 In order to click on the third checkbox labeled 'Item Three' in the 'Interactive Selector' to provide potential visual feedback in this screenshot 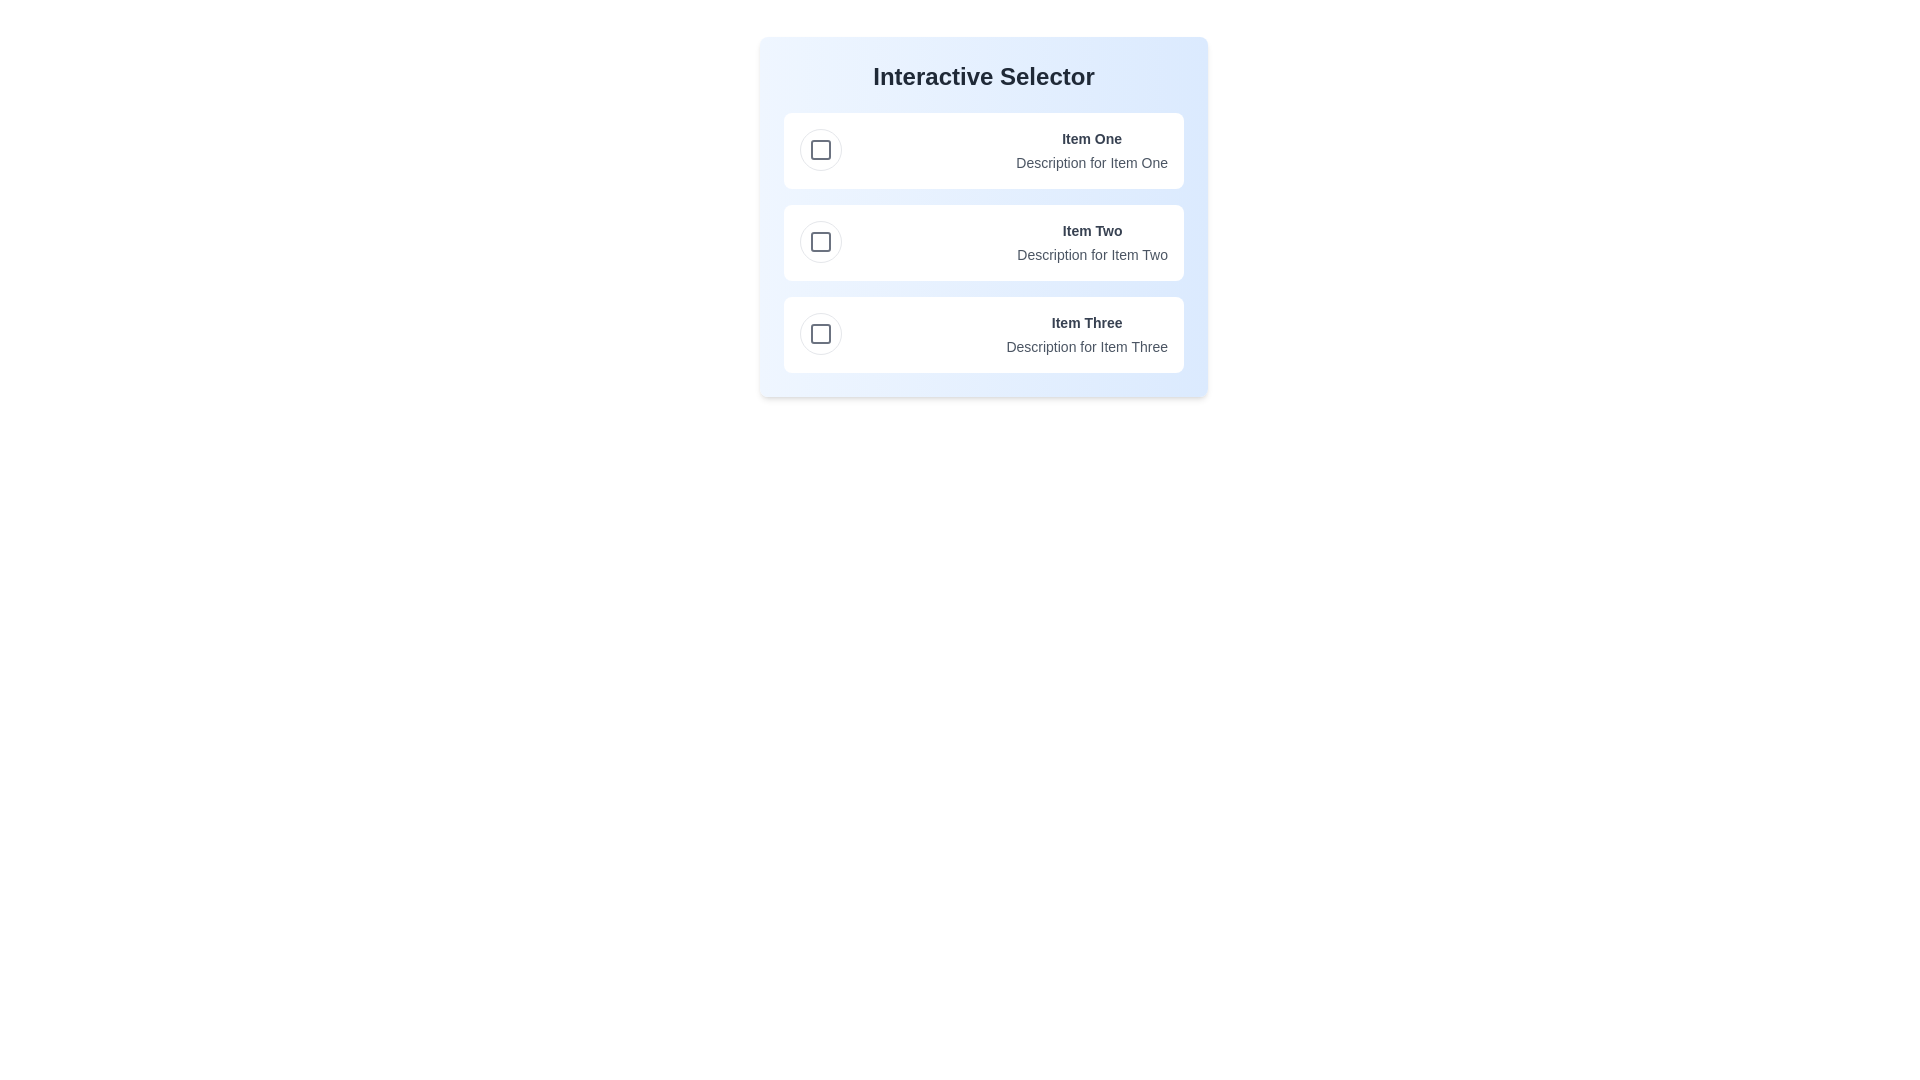, I will do `click(820, 333)`.